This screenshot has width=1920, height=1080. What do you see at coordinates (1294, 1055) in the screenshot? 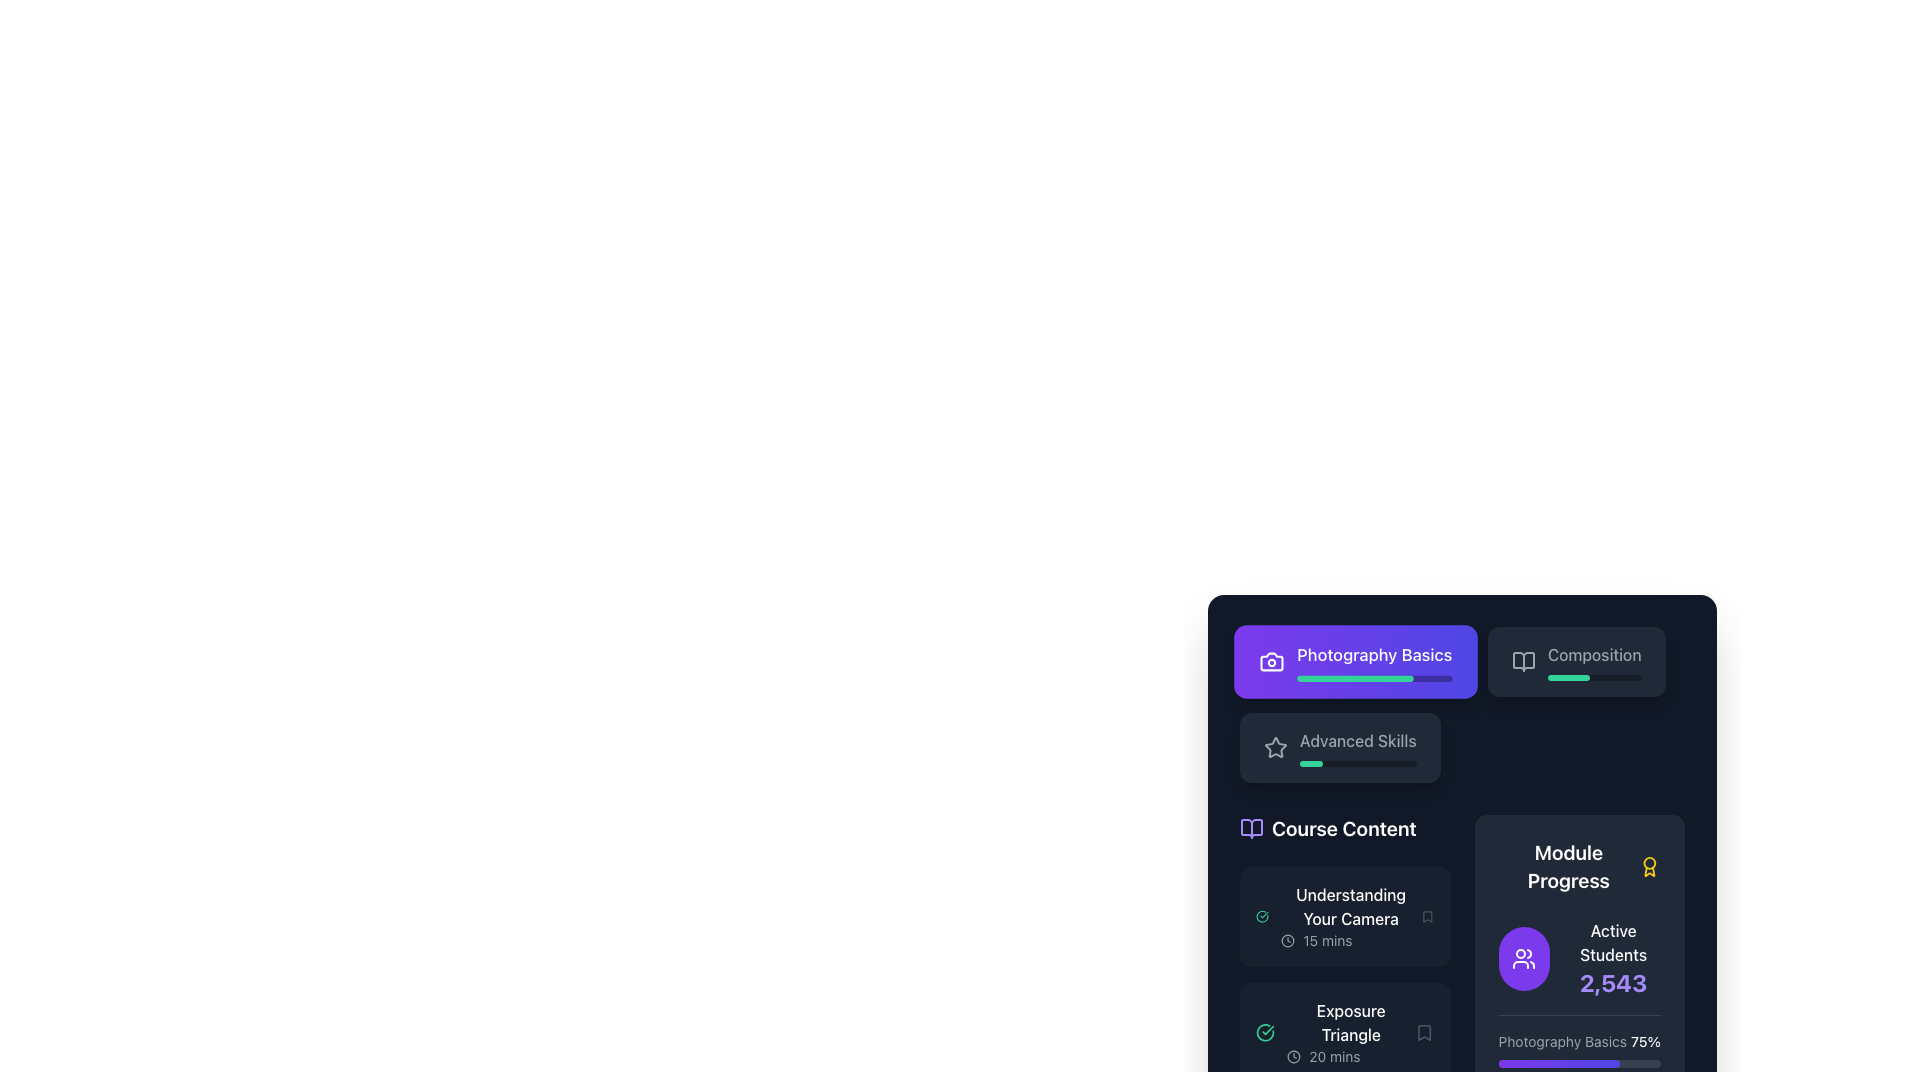
I see `the informational time-related icon located to the left of the text '20 mins' in the 'Exposure Triangle' sub-item within the 'Course Content' section` at bounding box center [1294, 1055].